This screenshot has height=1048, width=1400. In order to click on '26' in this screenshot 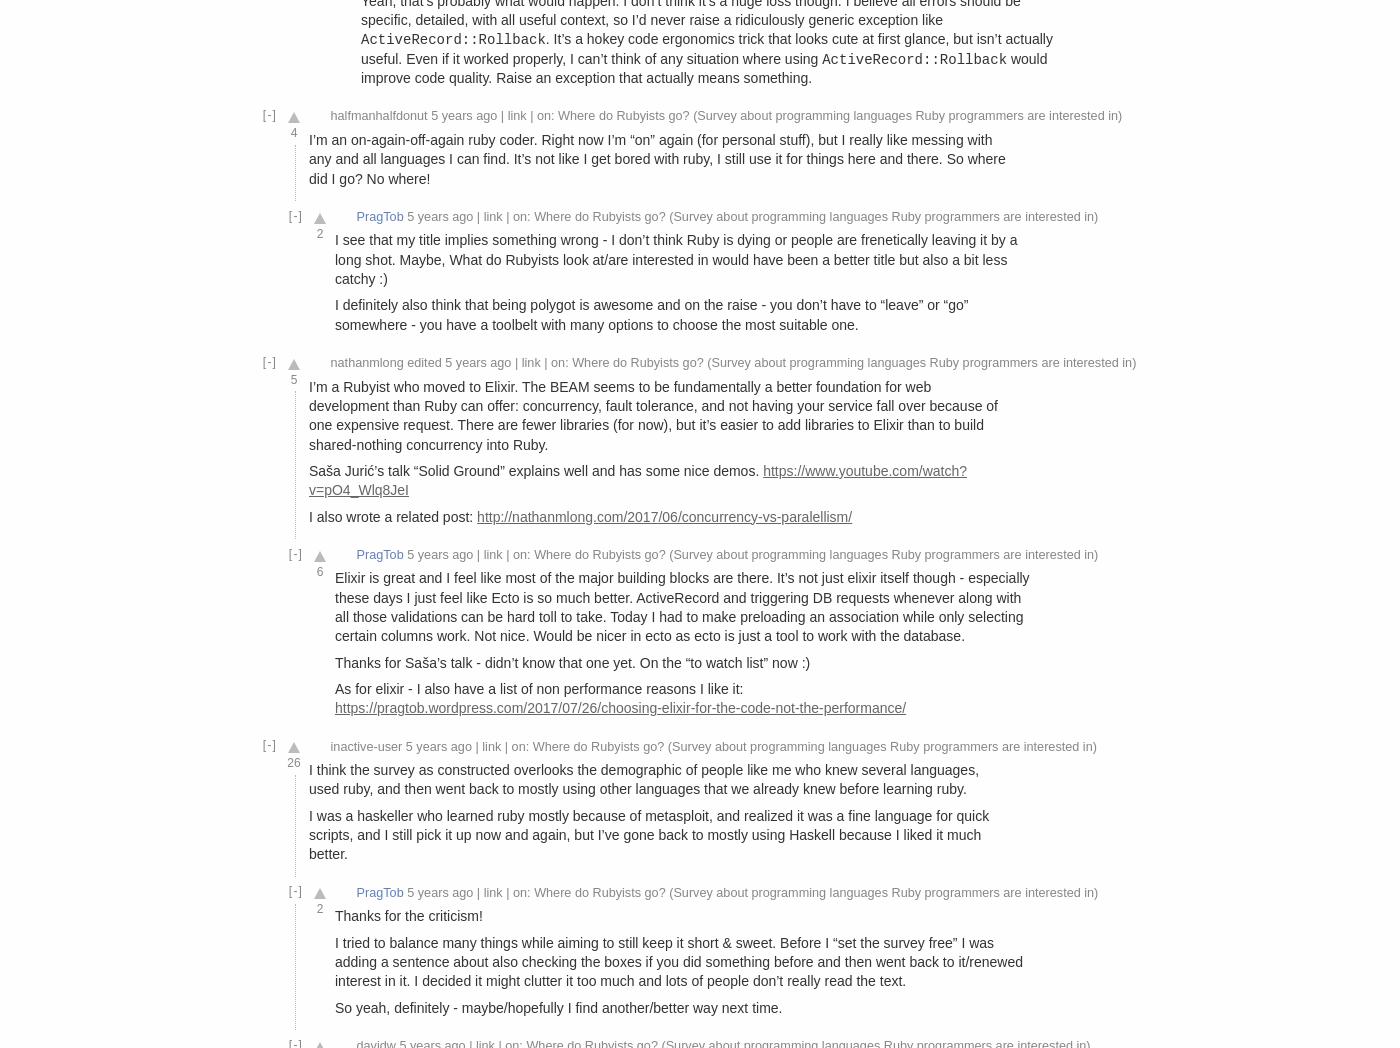, I will do `click(293, 763)`.